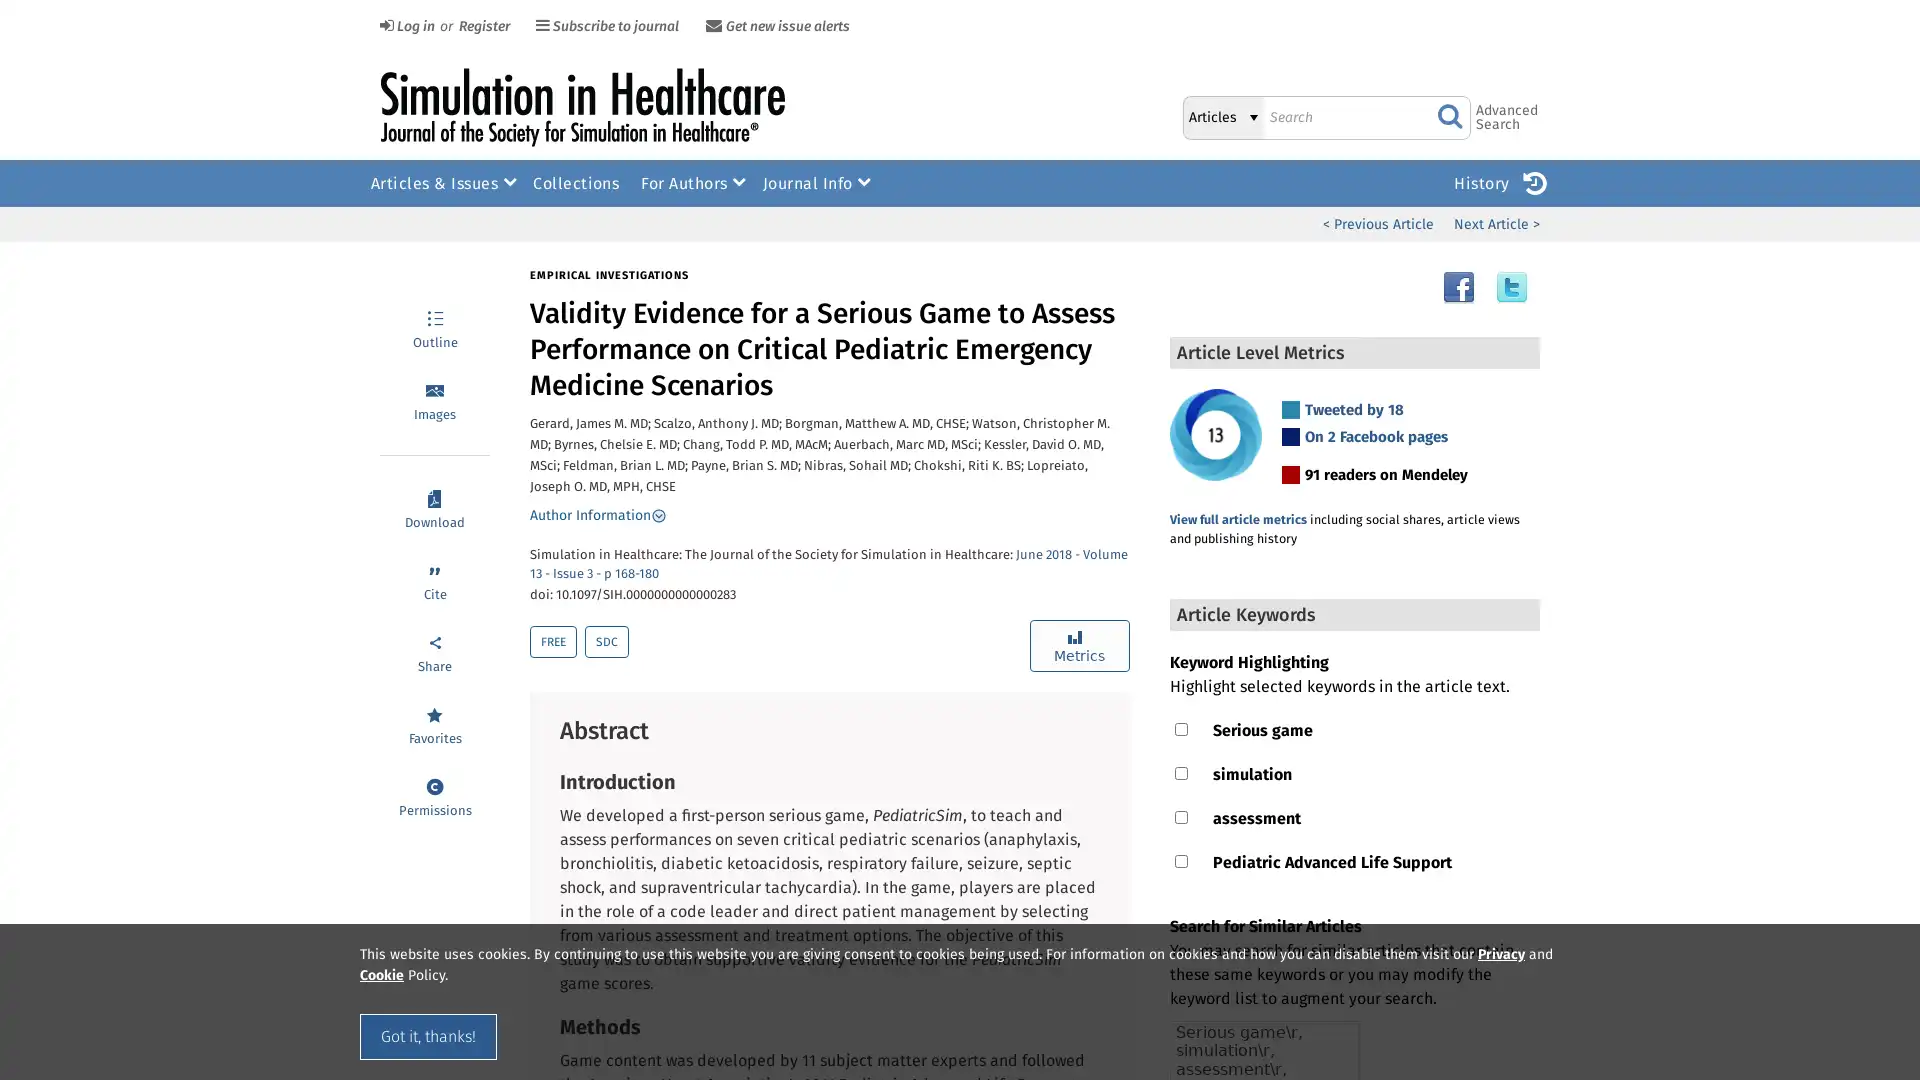  Describe the element at coordinates (434, 579) in the screenshot. I see `Cite` at that location.